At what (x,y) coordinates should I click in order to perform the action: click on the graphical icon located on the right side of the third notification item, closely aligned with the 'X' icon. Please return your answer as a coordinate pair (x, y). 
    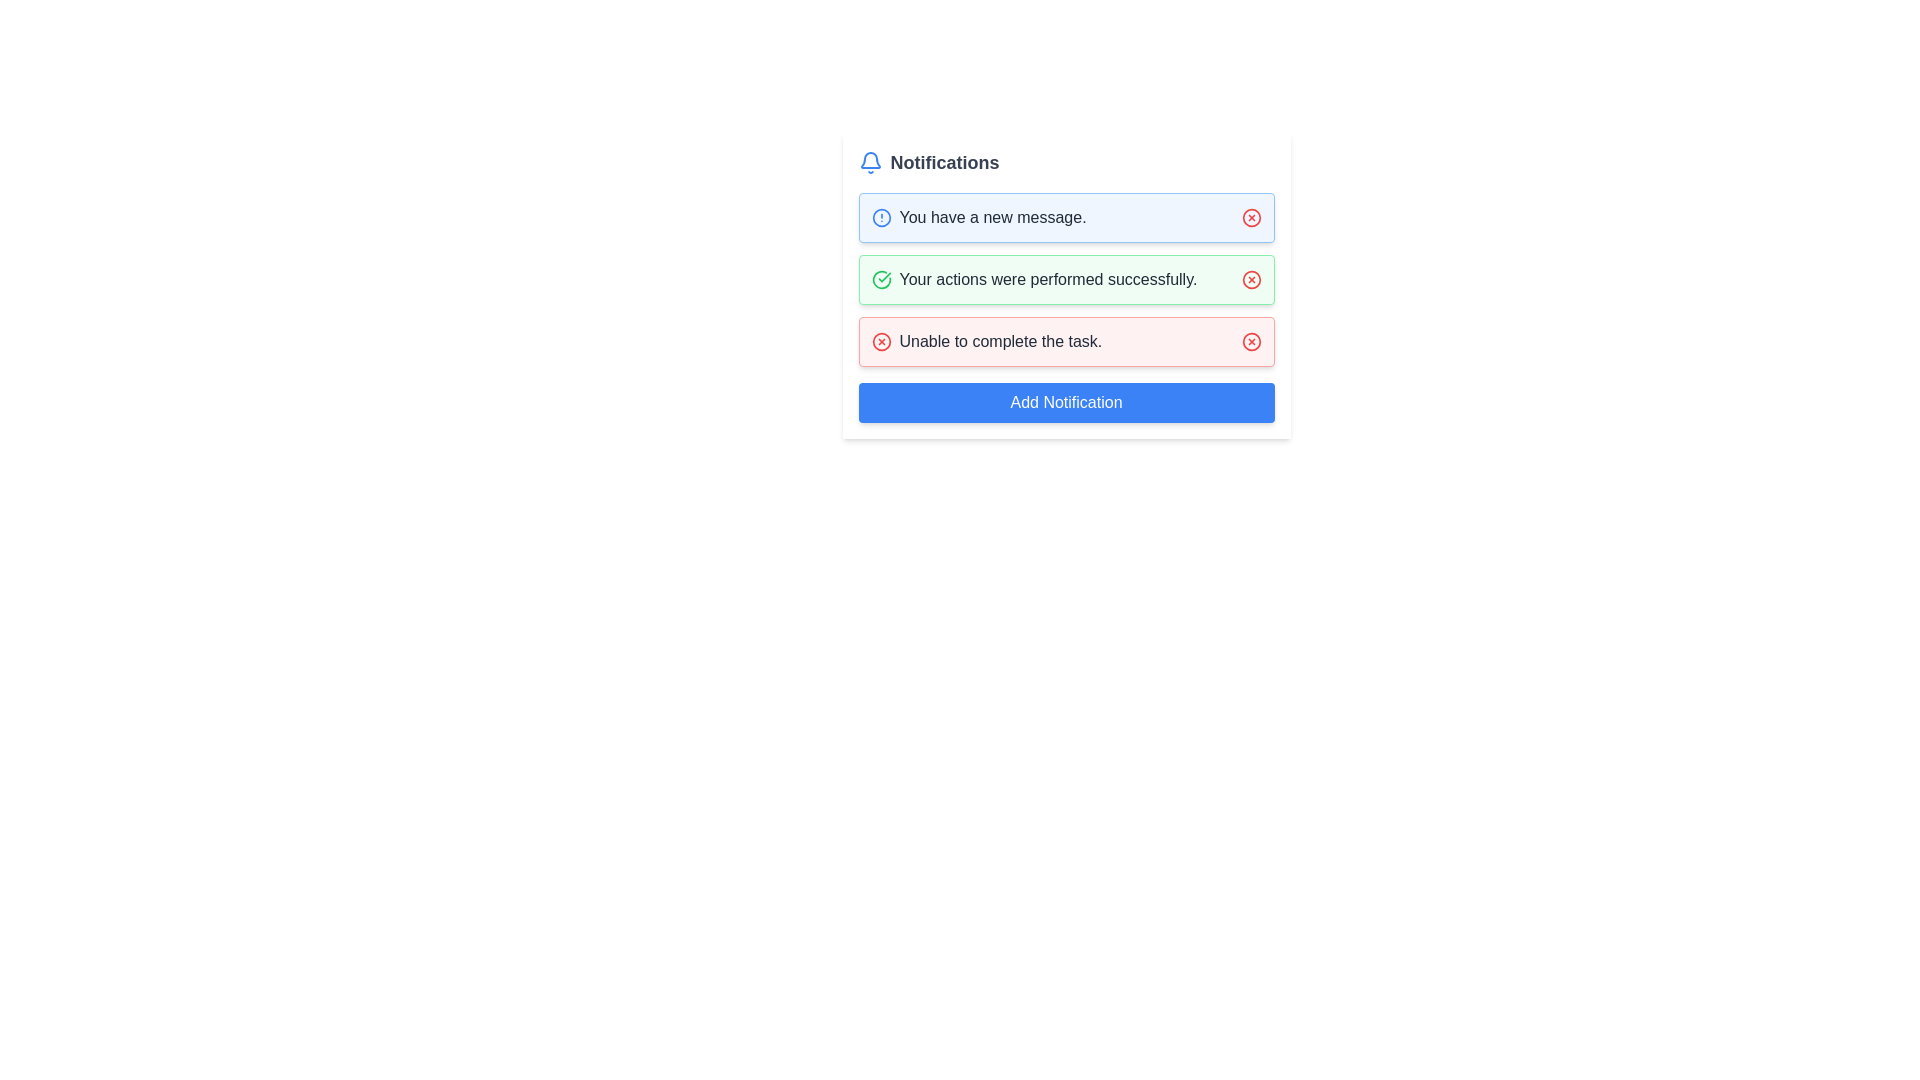
    Looking at the image, I should click on (1250, 341).